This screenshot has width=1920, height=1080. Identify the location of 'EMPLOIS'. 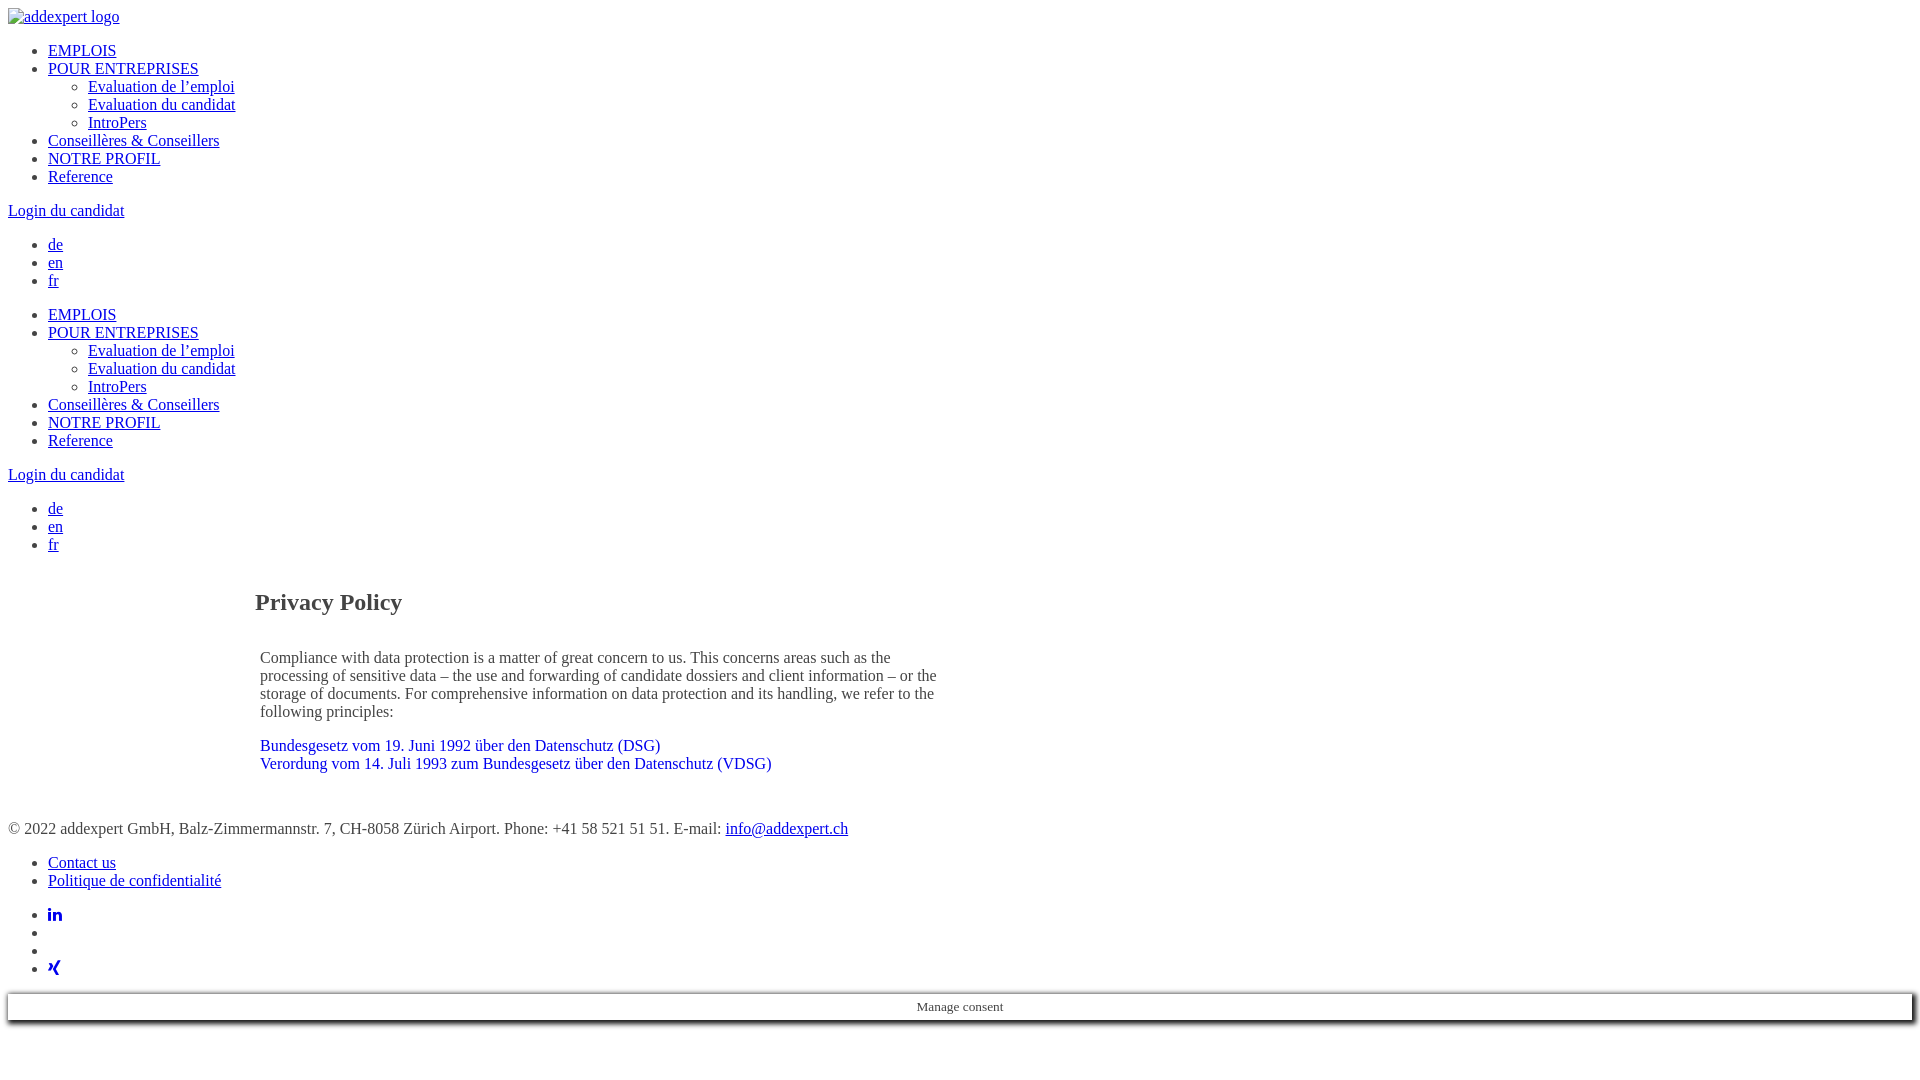
(80, 314).